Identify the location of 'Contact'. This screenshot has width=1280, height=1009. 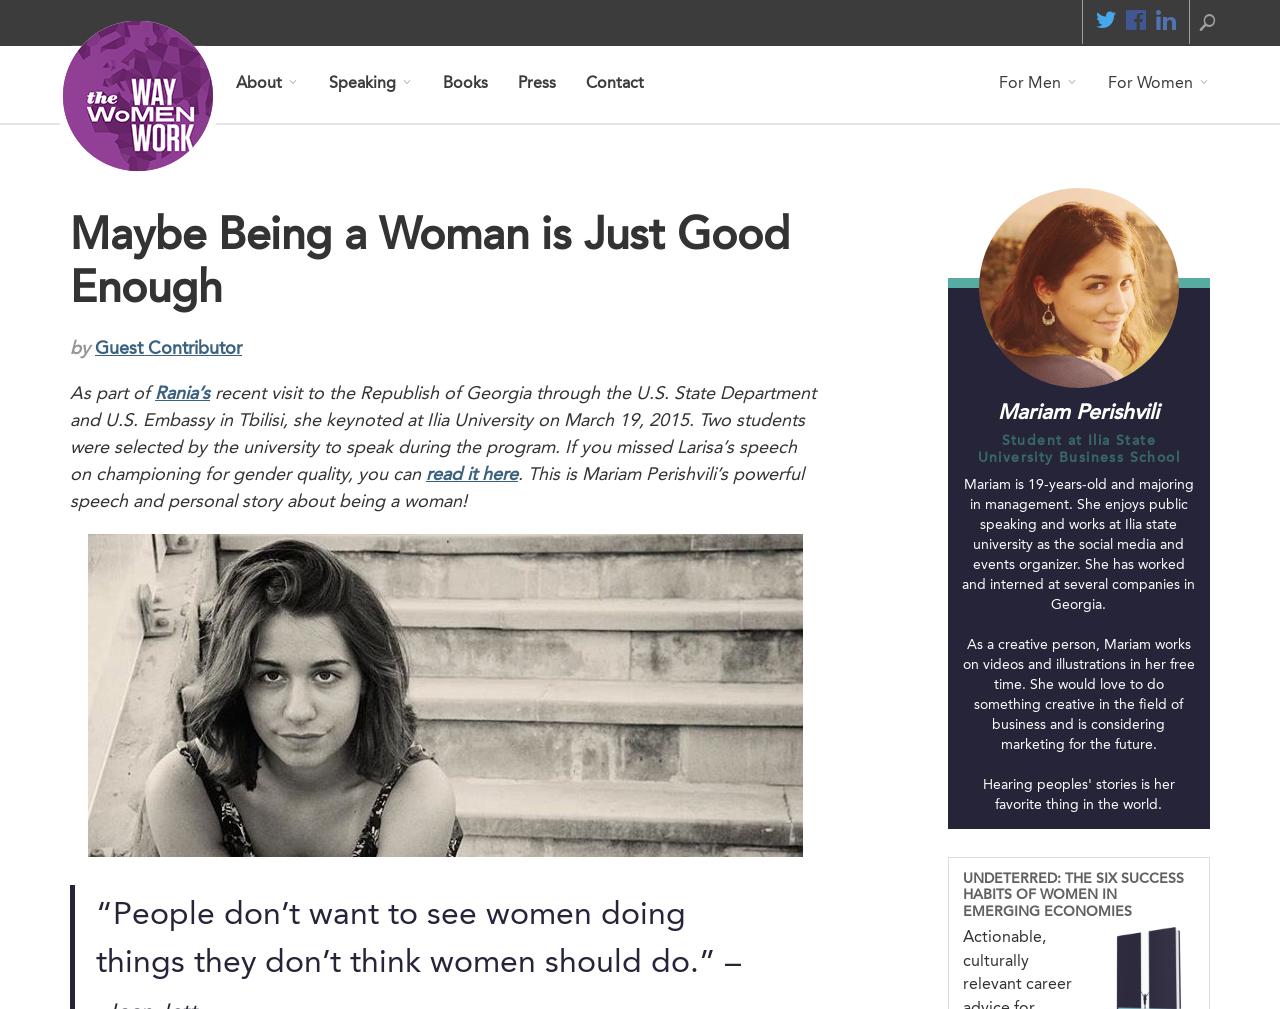
(584, 82).